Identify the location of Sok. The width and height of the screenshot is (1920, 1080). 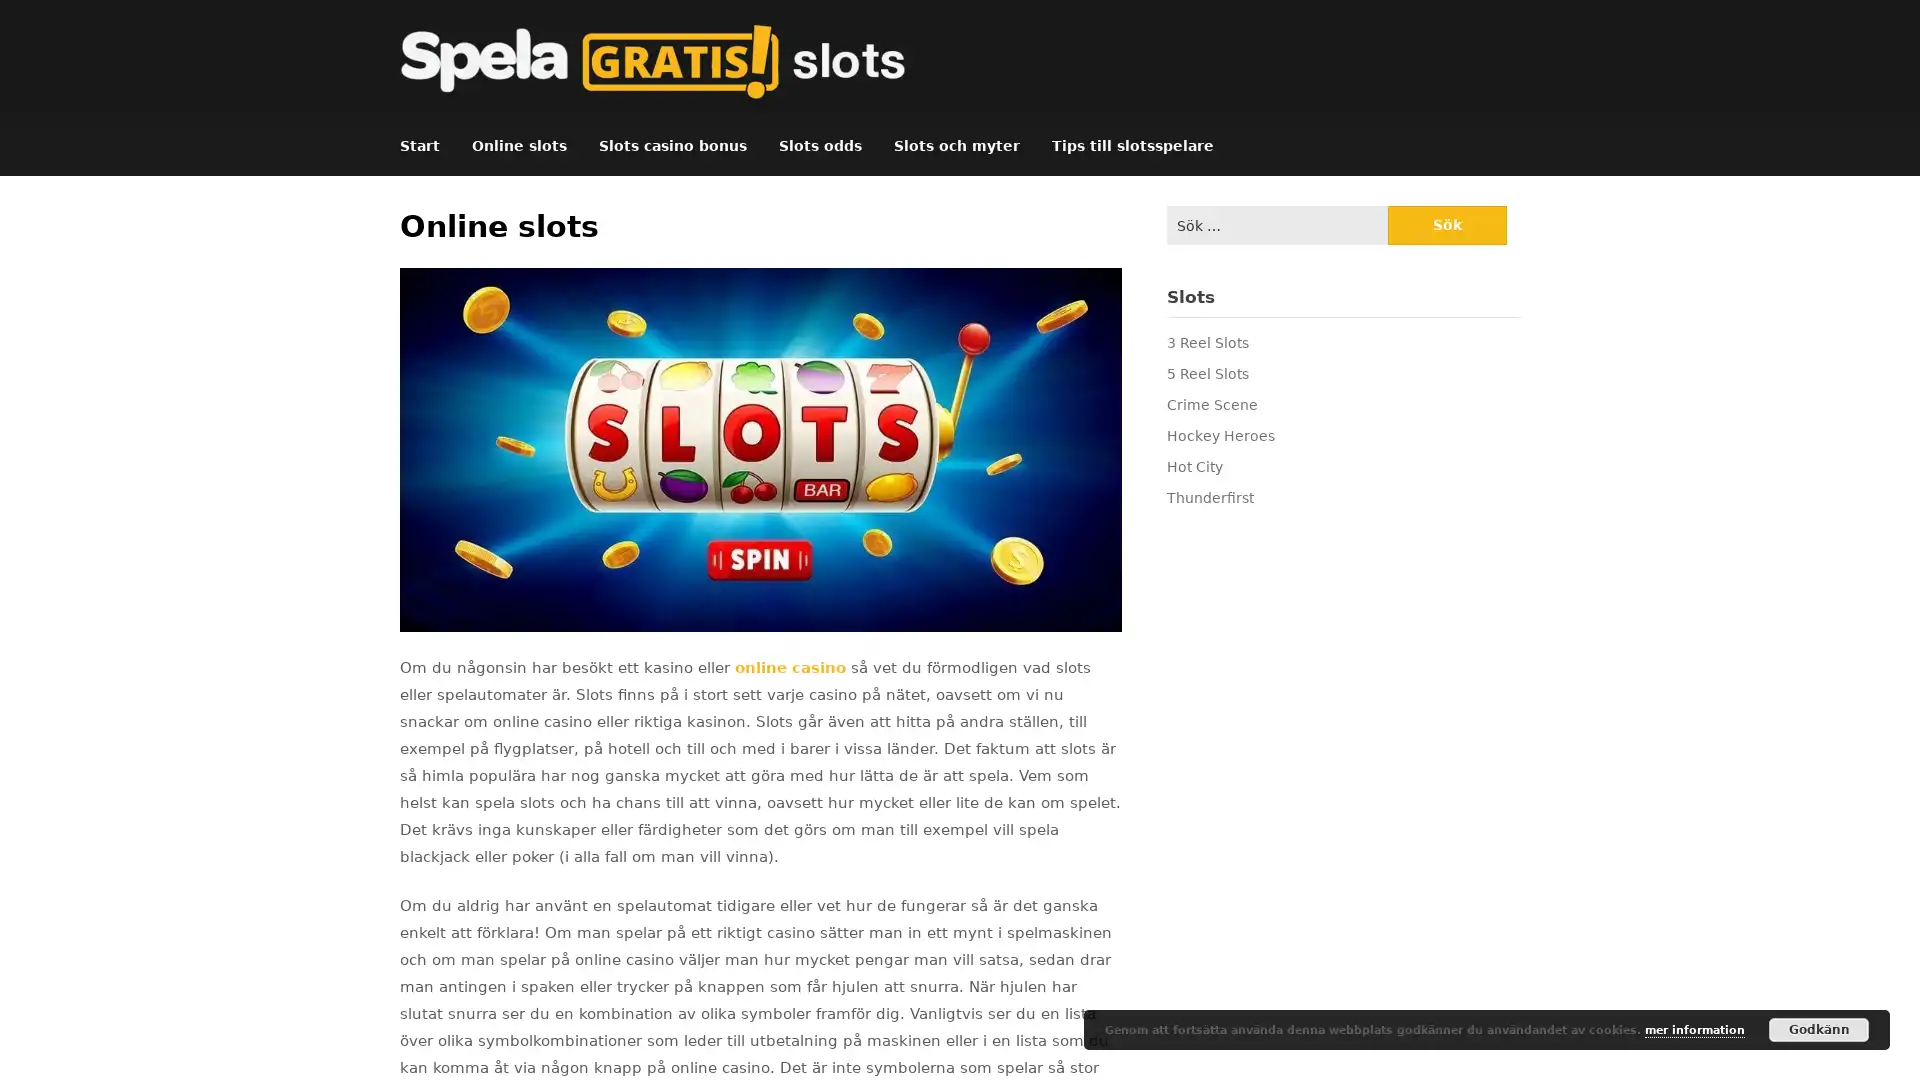
(1446, 225).